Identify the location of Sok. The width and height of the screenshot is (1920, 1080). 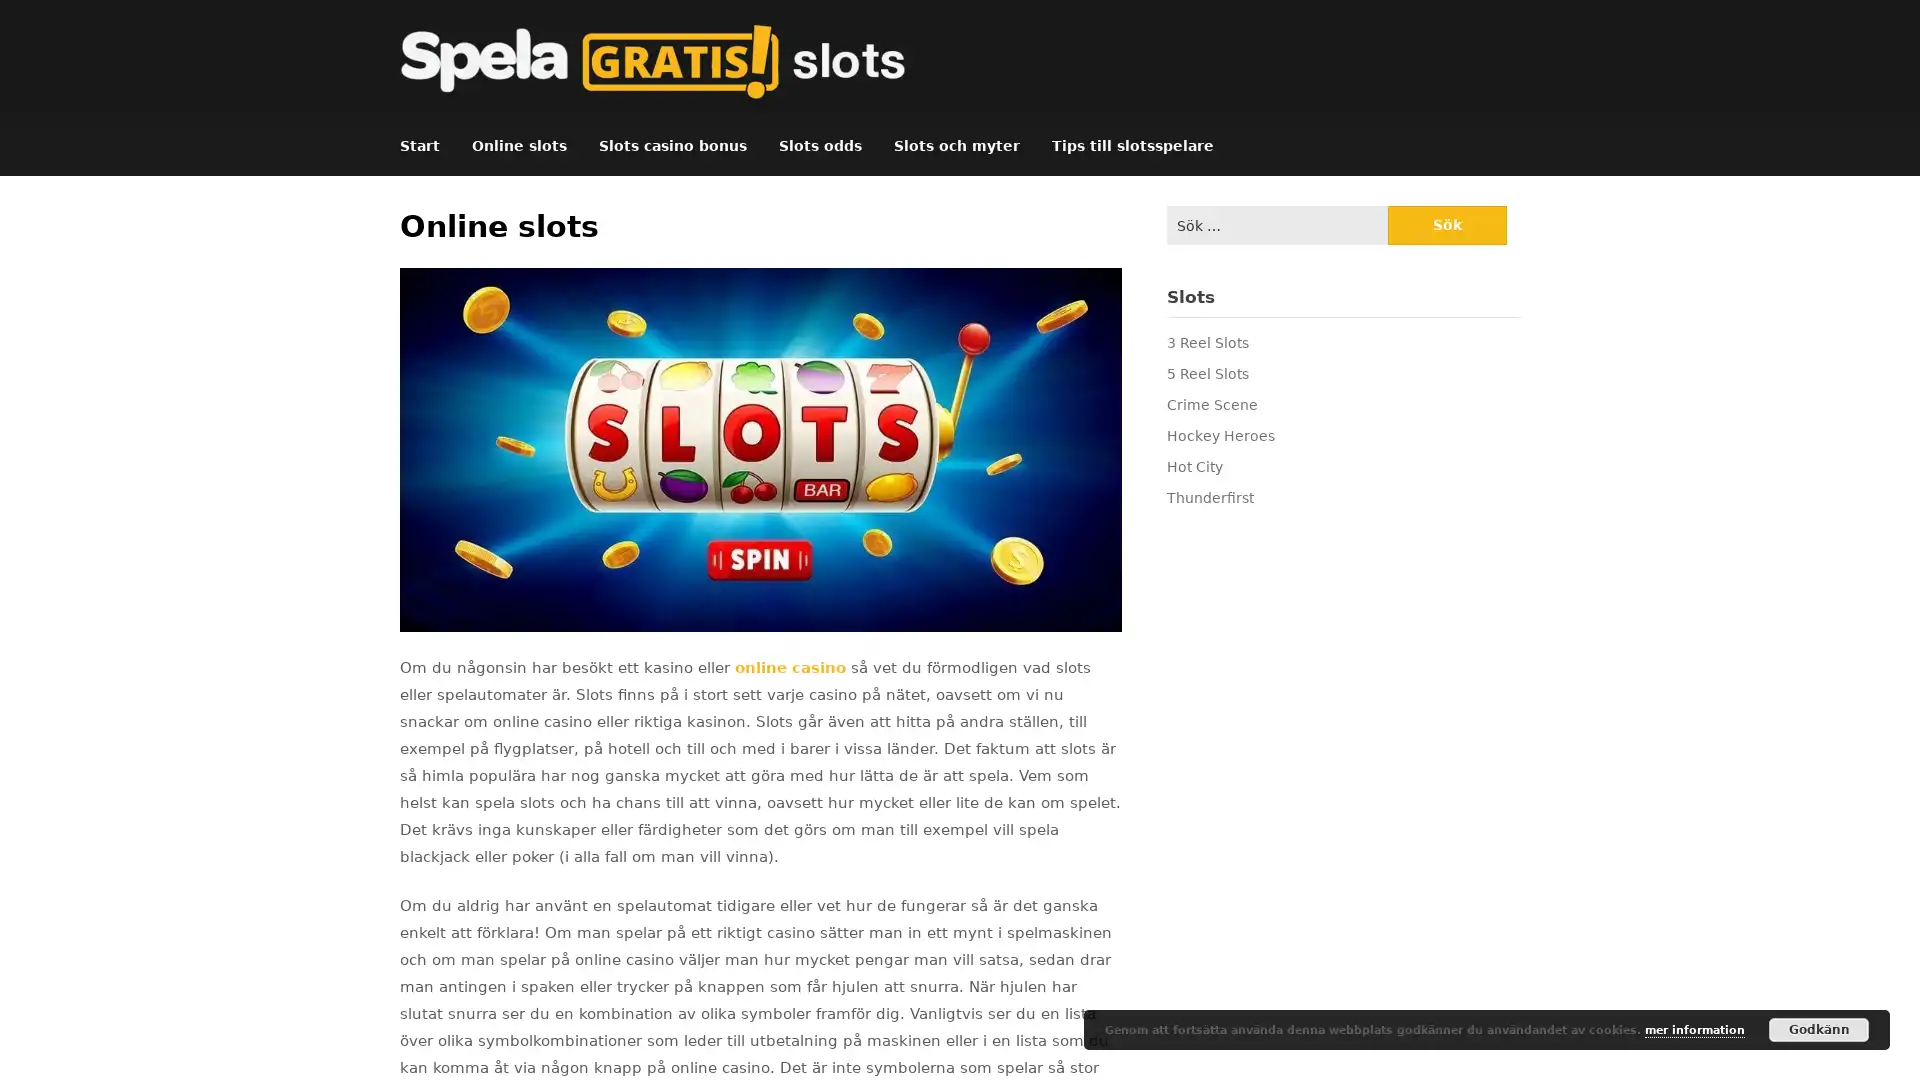
(1446, 225).